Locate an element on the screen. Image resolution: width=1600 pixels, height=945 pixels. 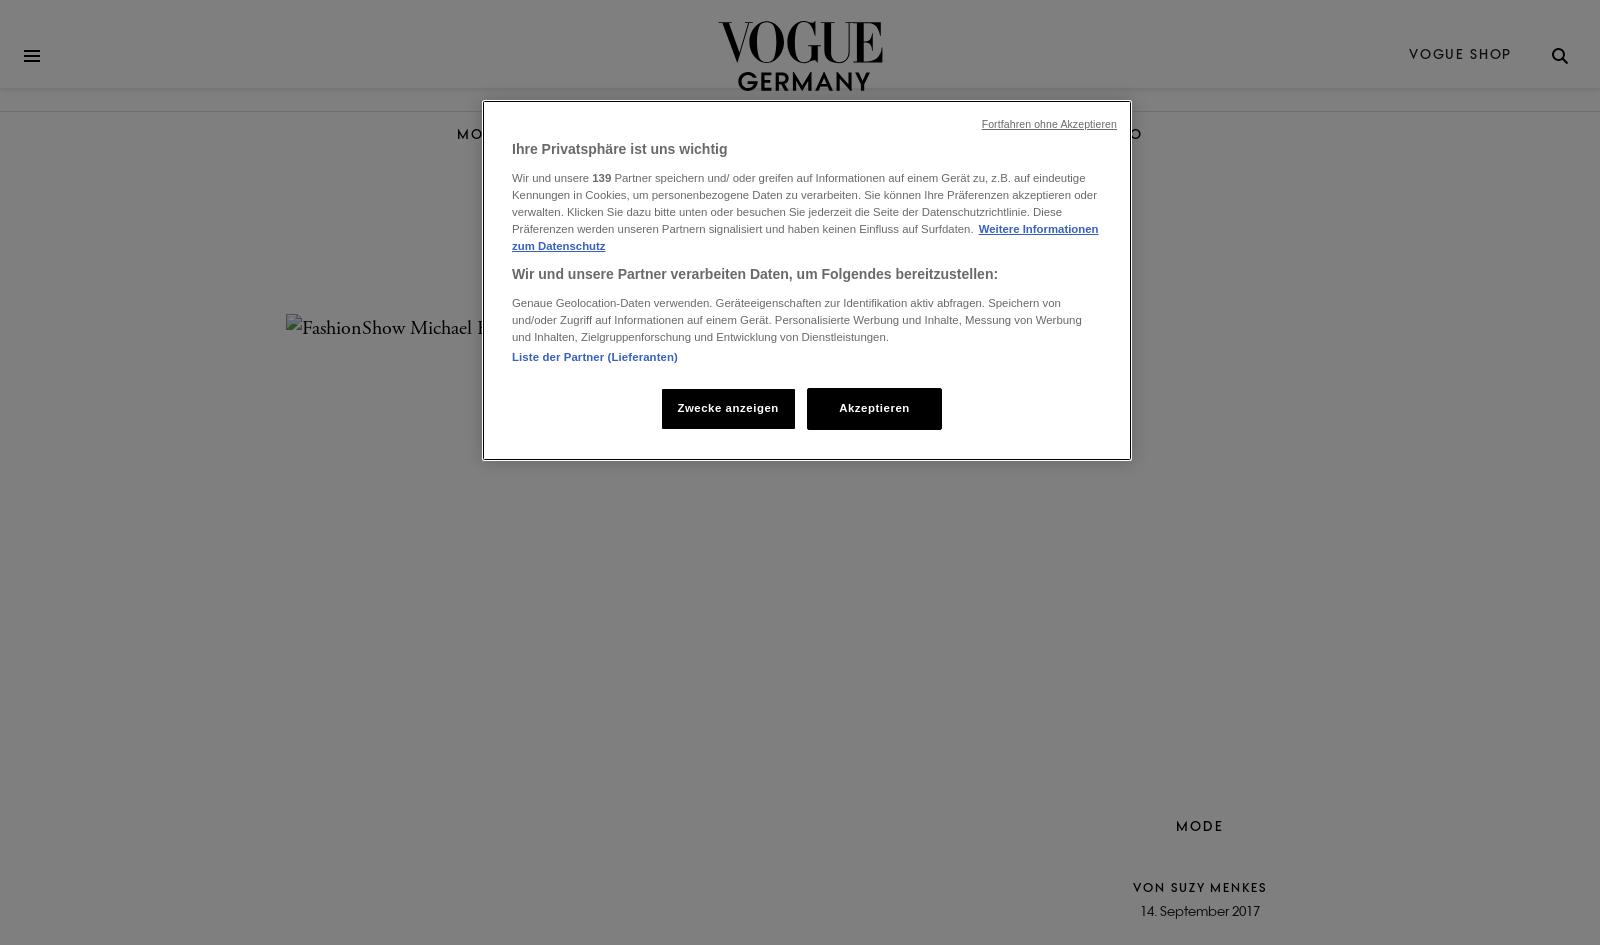
'VIDEO' is located at coordinates (932, 133).